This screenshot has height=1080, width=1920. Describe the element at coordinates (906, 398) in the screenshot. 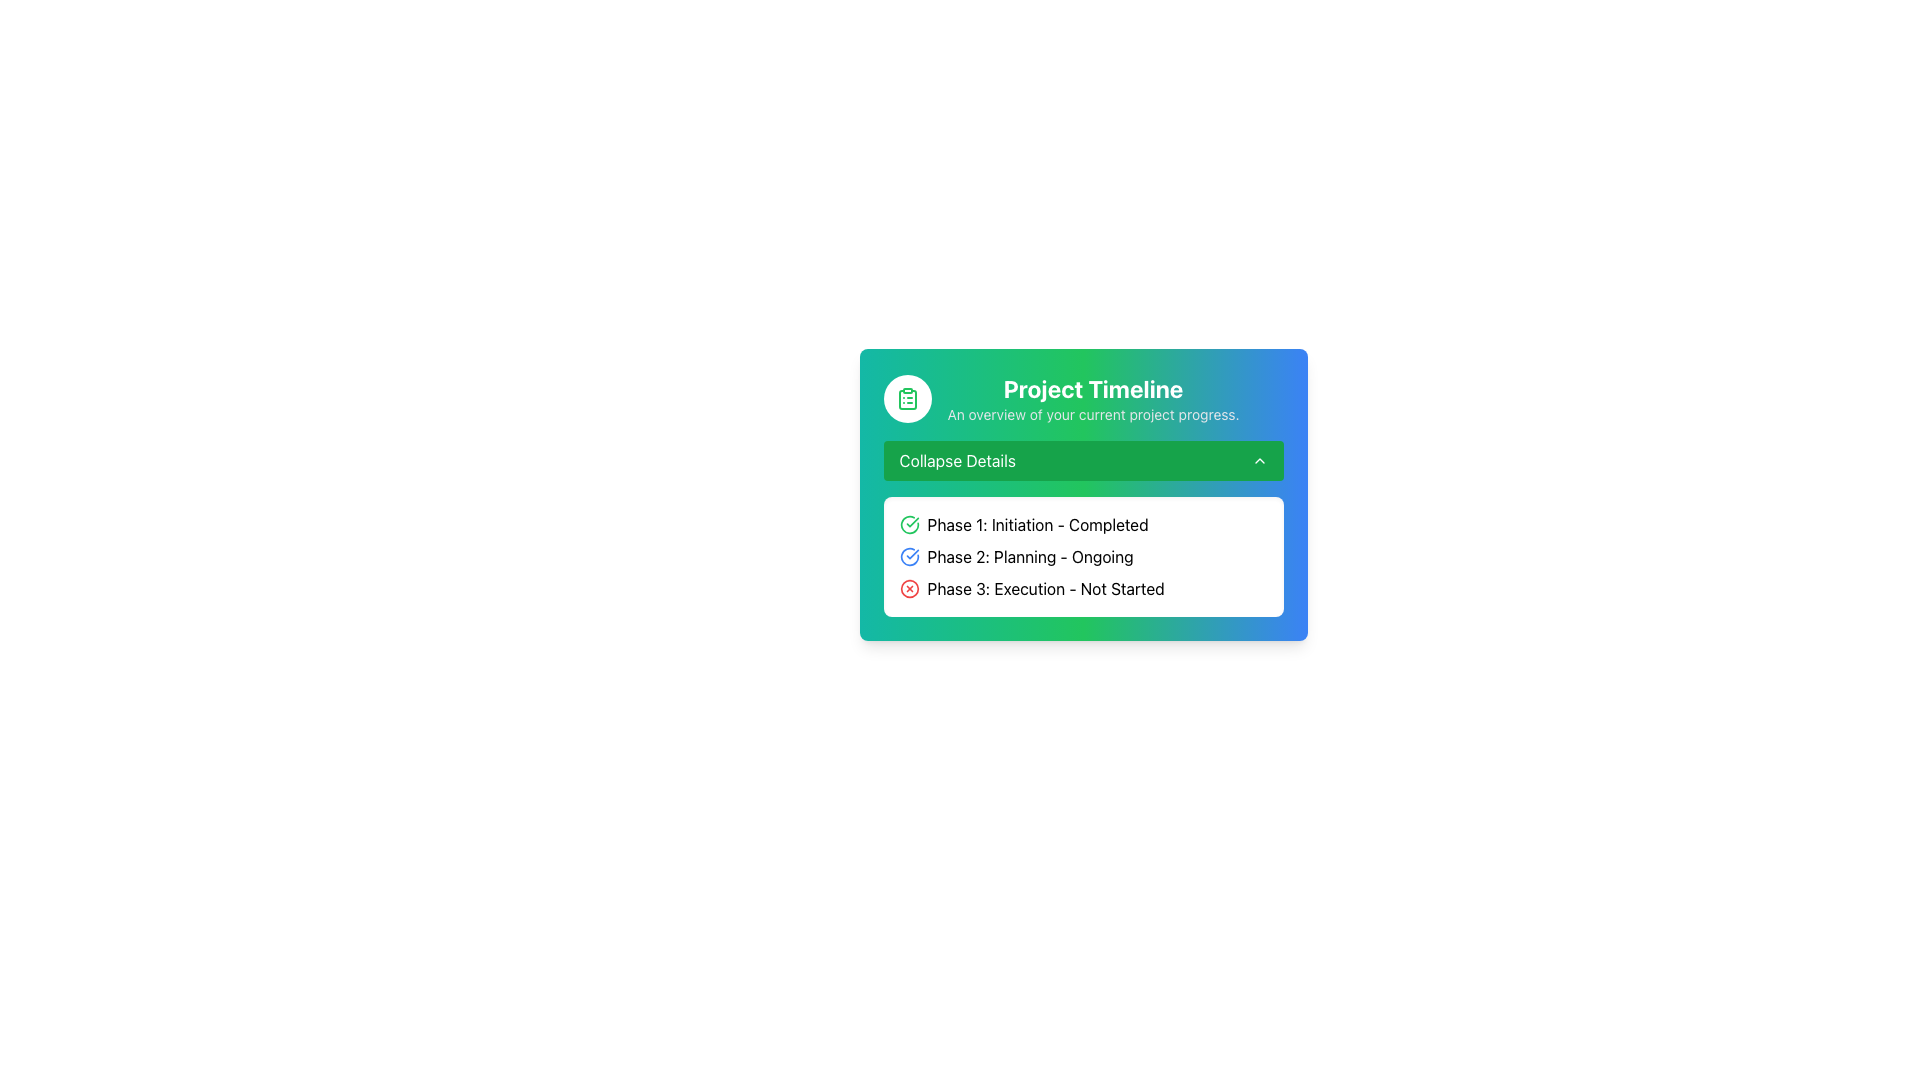

I see `the project timeline icon located to the left of the header text 'Project Timeline' within the green banner at the top of the project information card` at that location.